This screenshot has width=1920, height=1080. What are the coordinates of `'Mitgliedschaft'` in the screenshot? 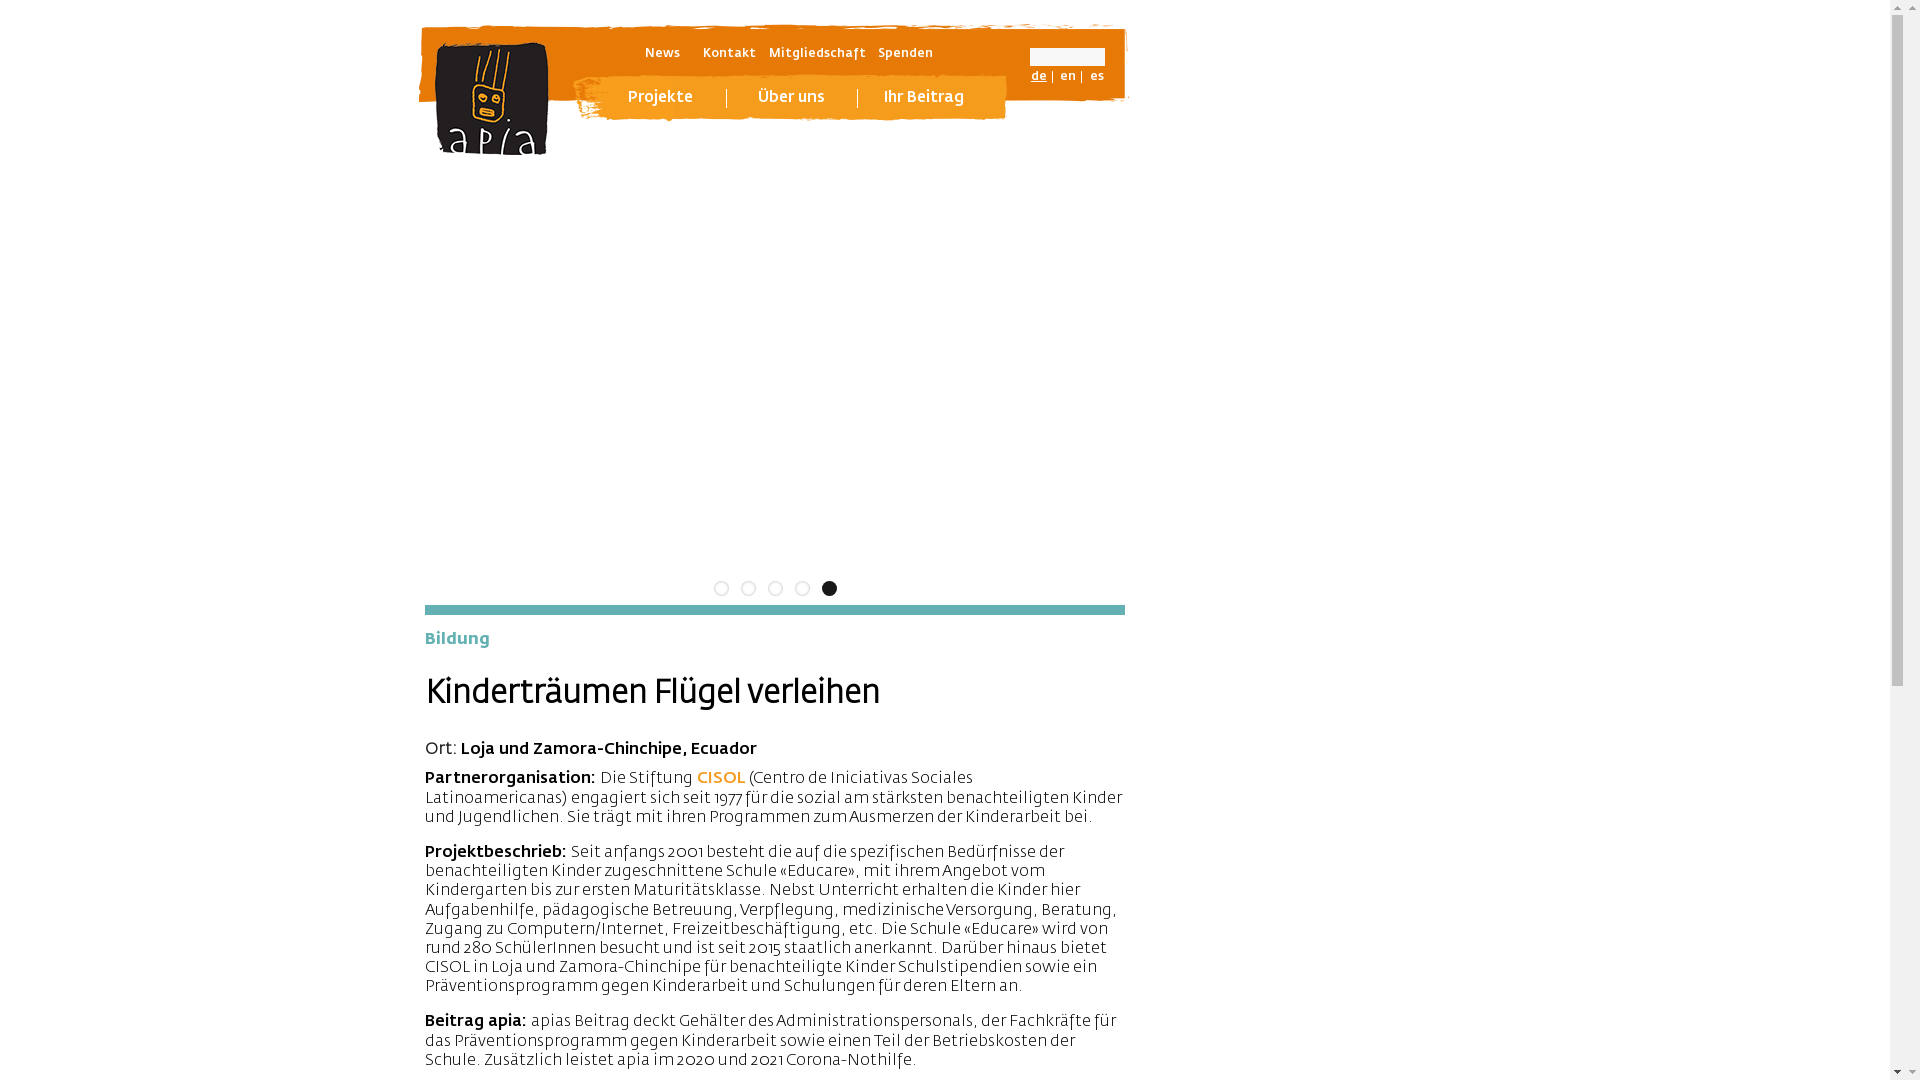 It's located at (816, 53).